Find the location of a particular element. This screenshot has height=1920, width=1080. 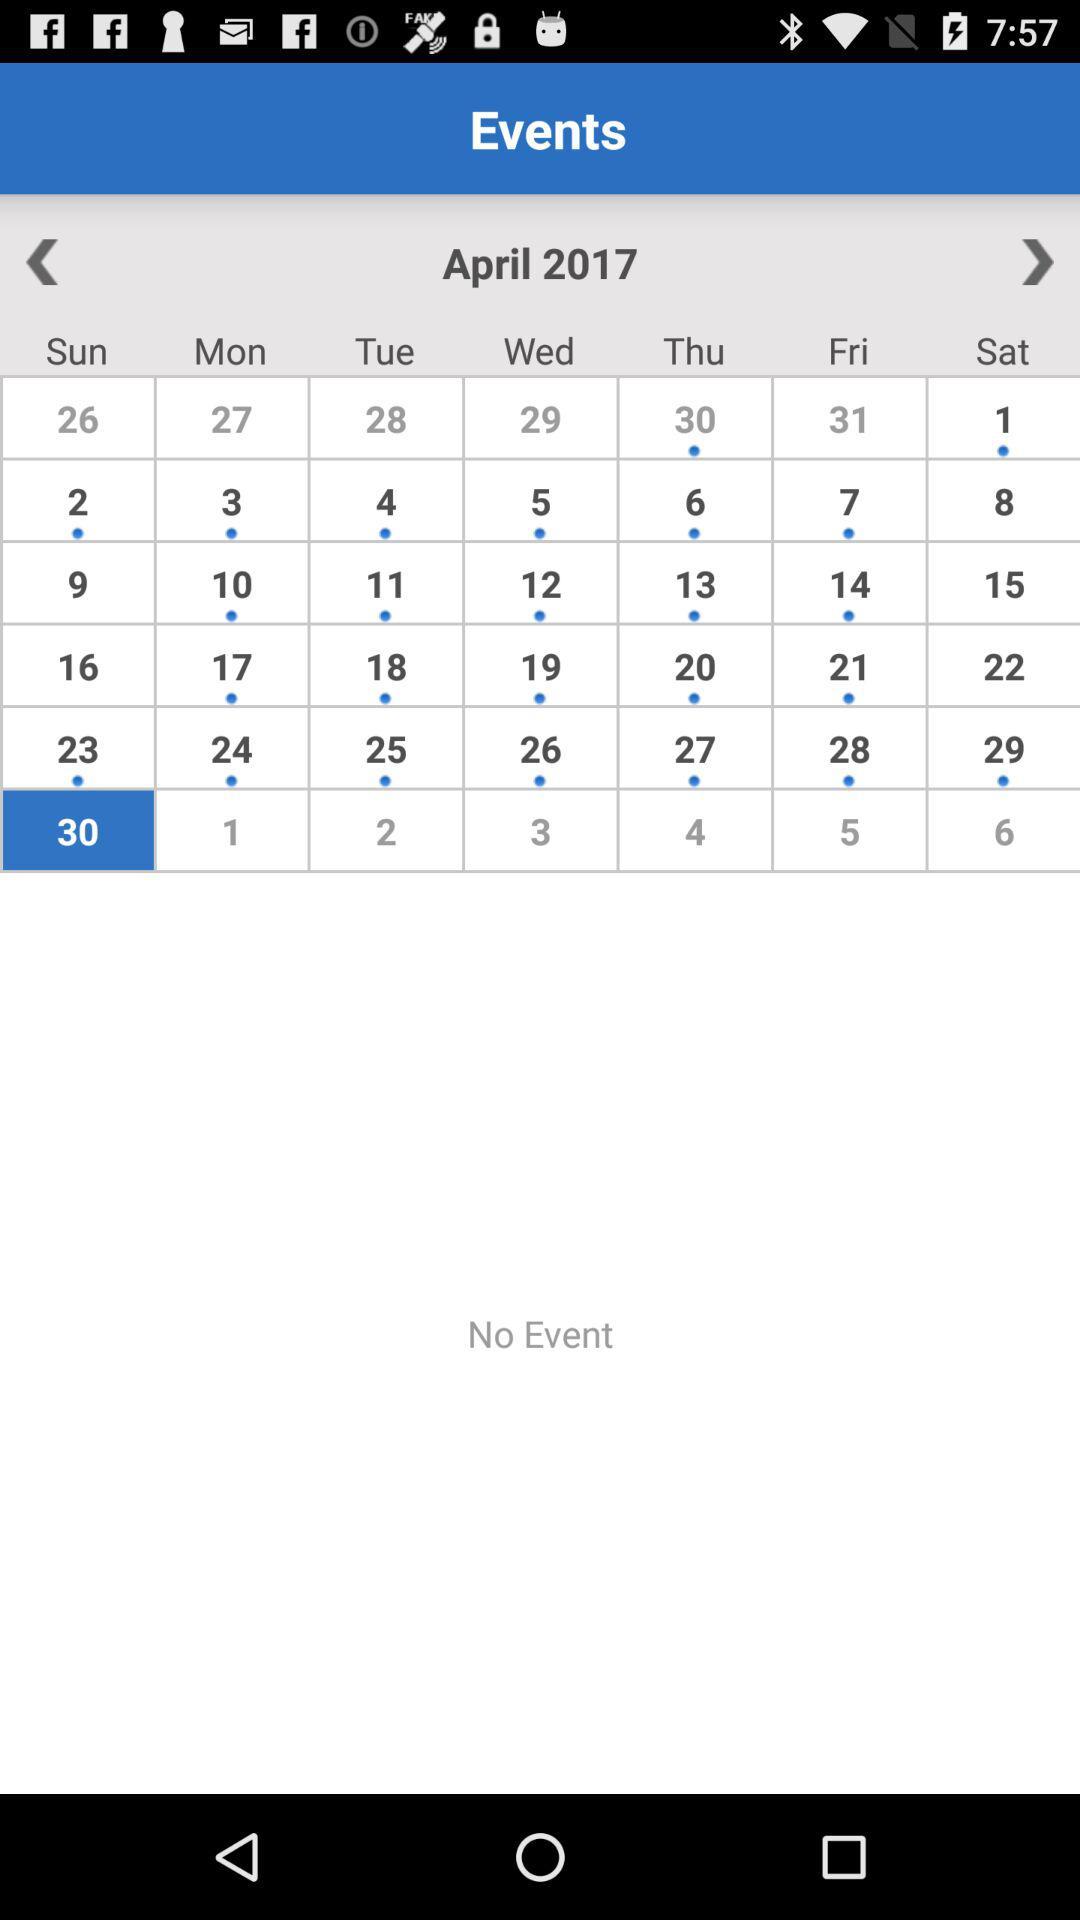

item below 3 icon is located at coordinates (386, 581).